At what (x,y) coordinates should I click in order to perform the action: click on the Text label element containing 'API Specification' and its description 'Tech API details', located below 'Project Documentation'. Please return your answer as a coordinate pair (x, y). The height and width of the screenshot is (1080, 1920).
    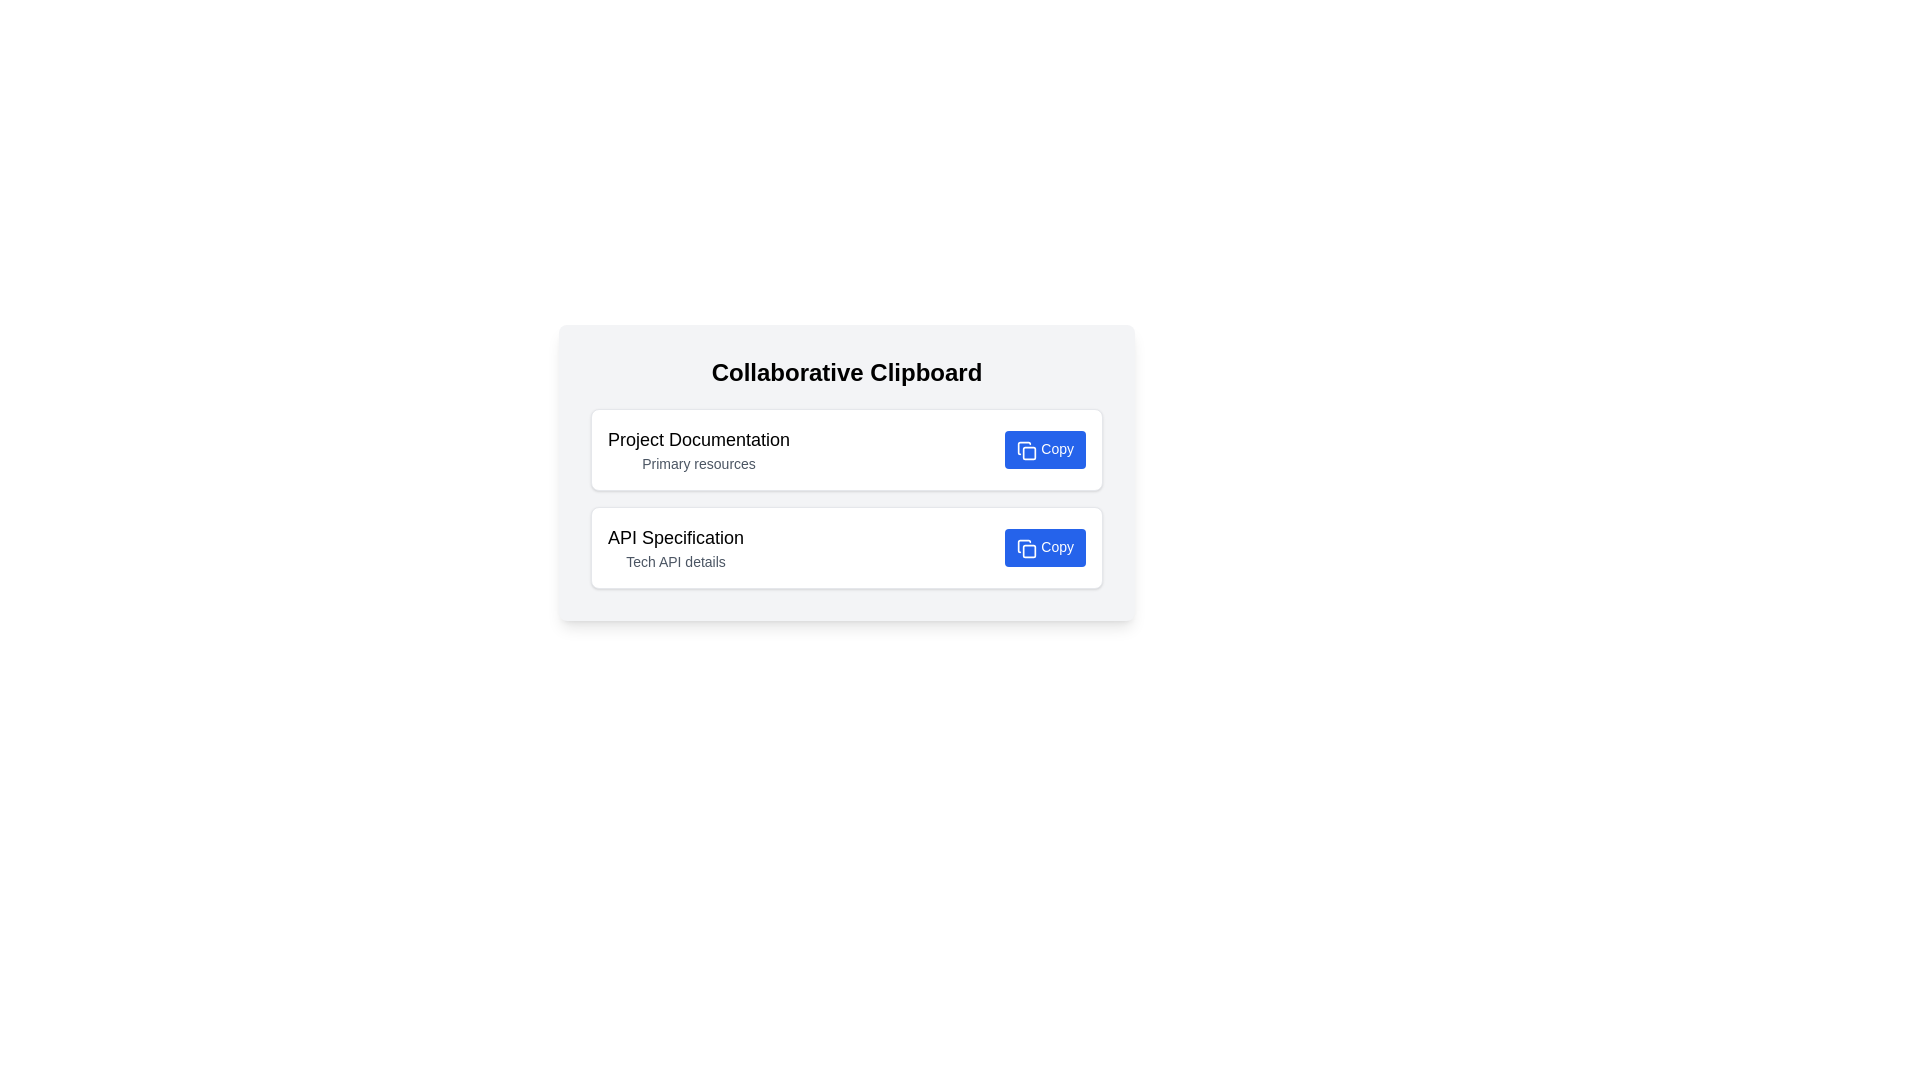
    Looking at the image, I should click on (676, 547).